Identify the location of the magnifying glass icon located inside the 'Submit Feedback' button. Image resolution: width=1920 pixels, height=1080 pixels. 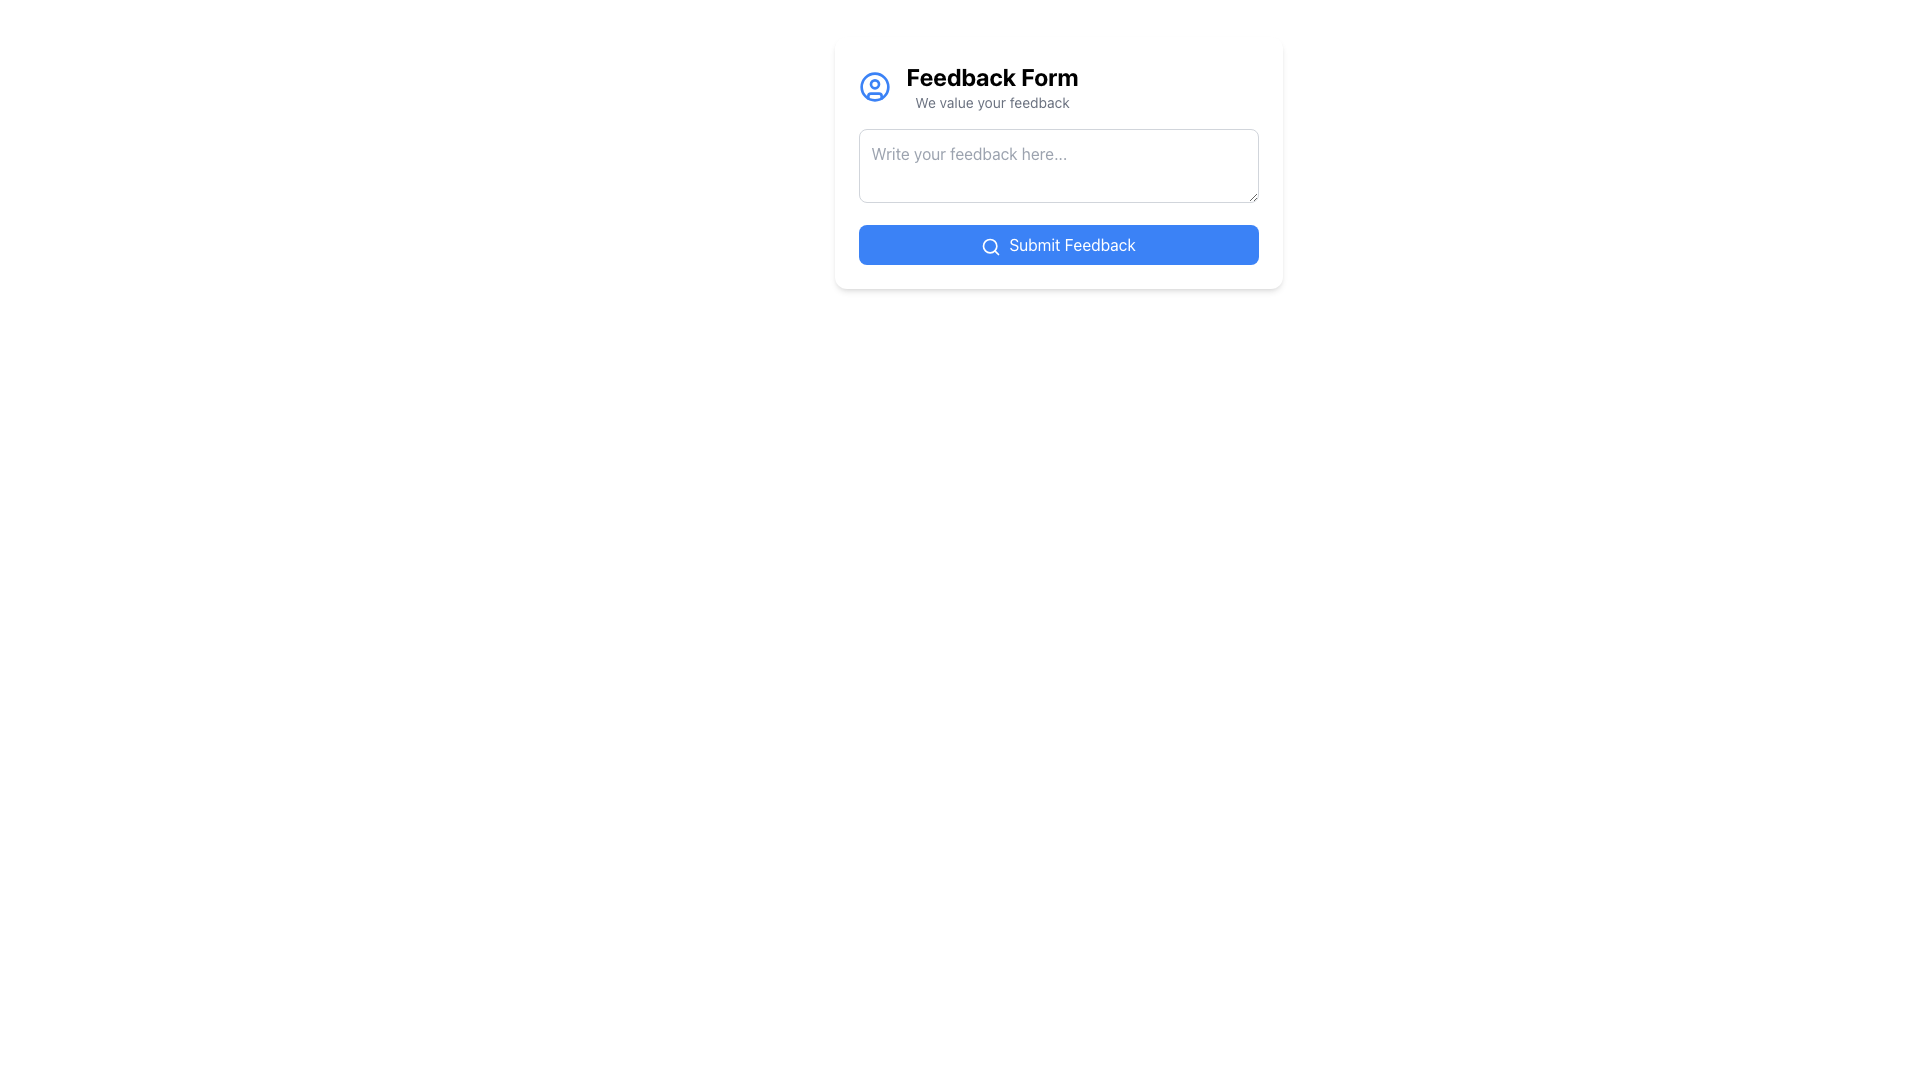
(991, 245).